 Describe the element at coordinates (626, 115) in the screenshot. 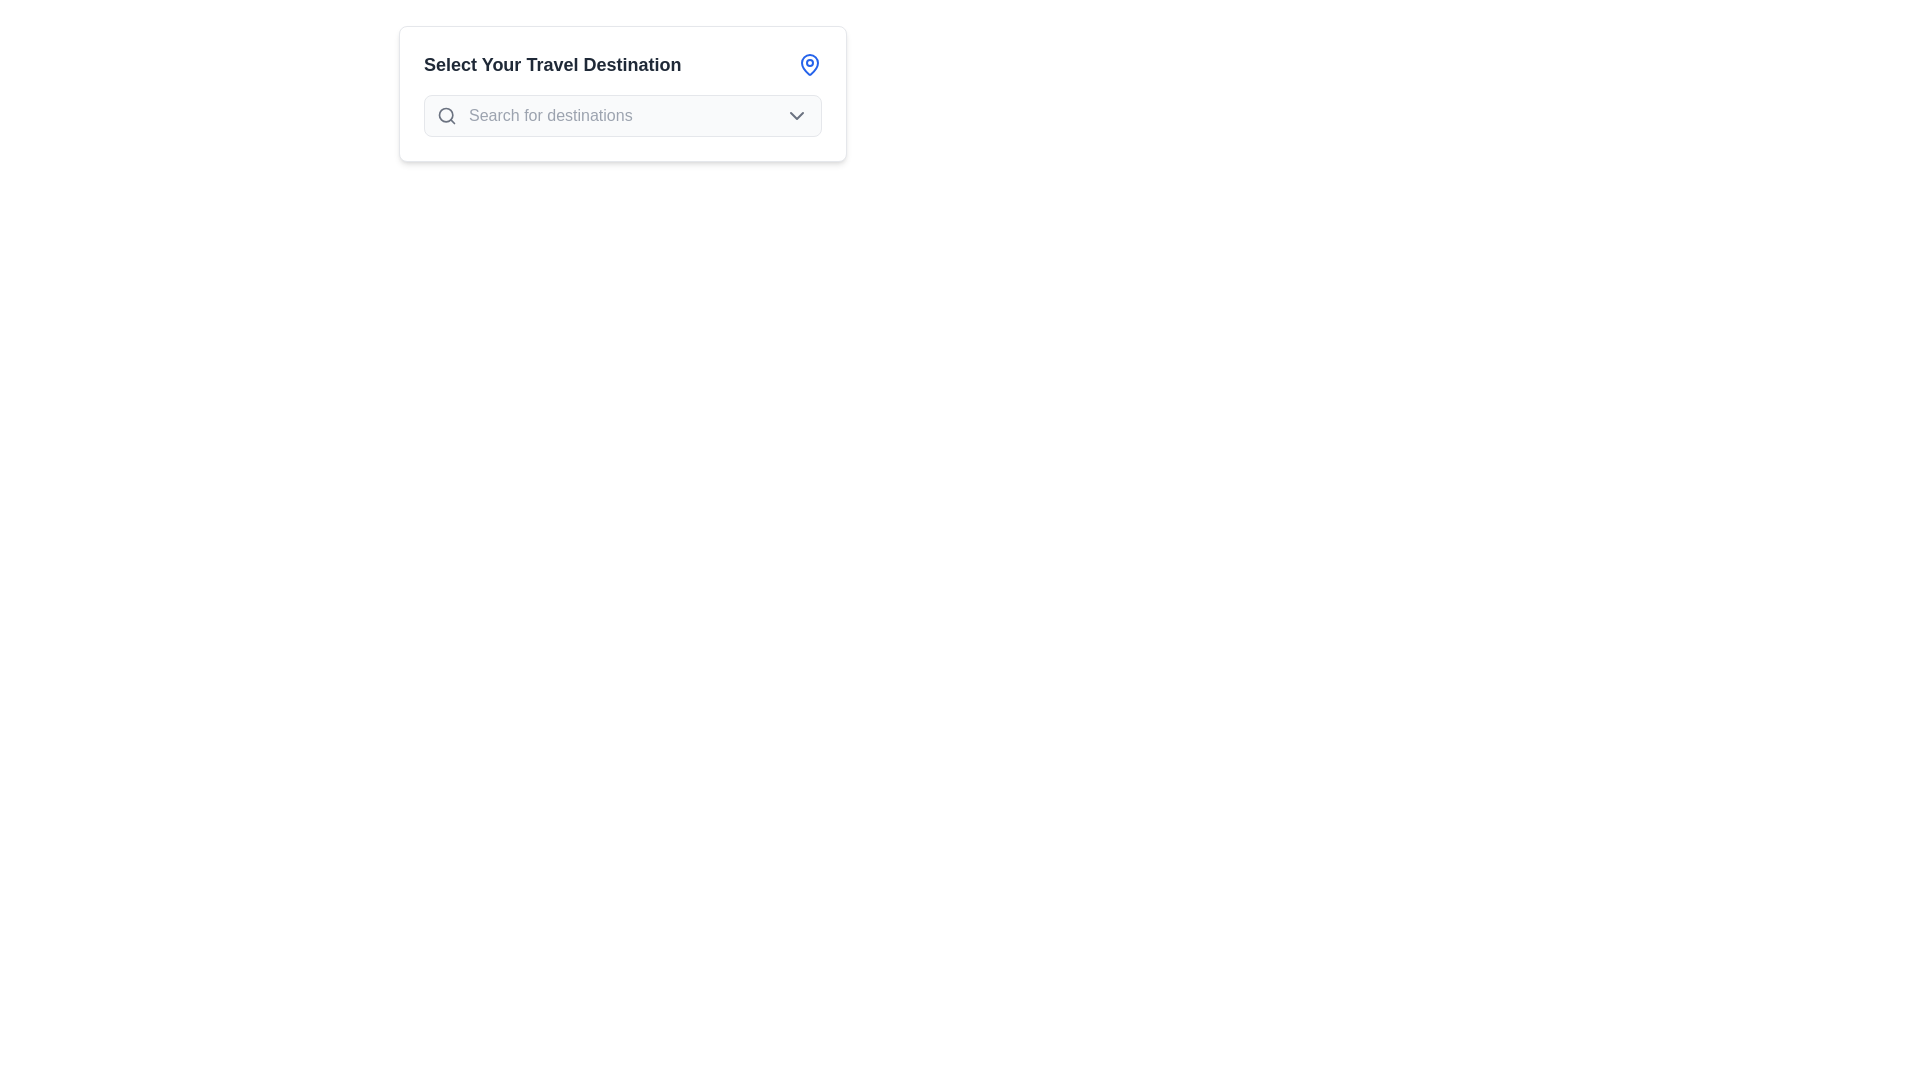

I see `the text input field for searching travel destinations to focus on it` at that location.